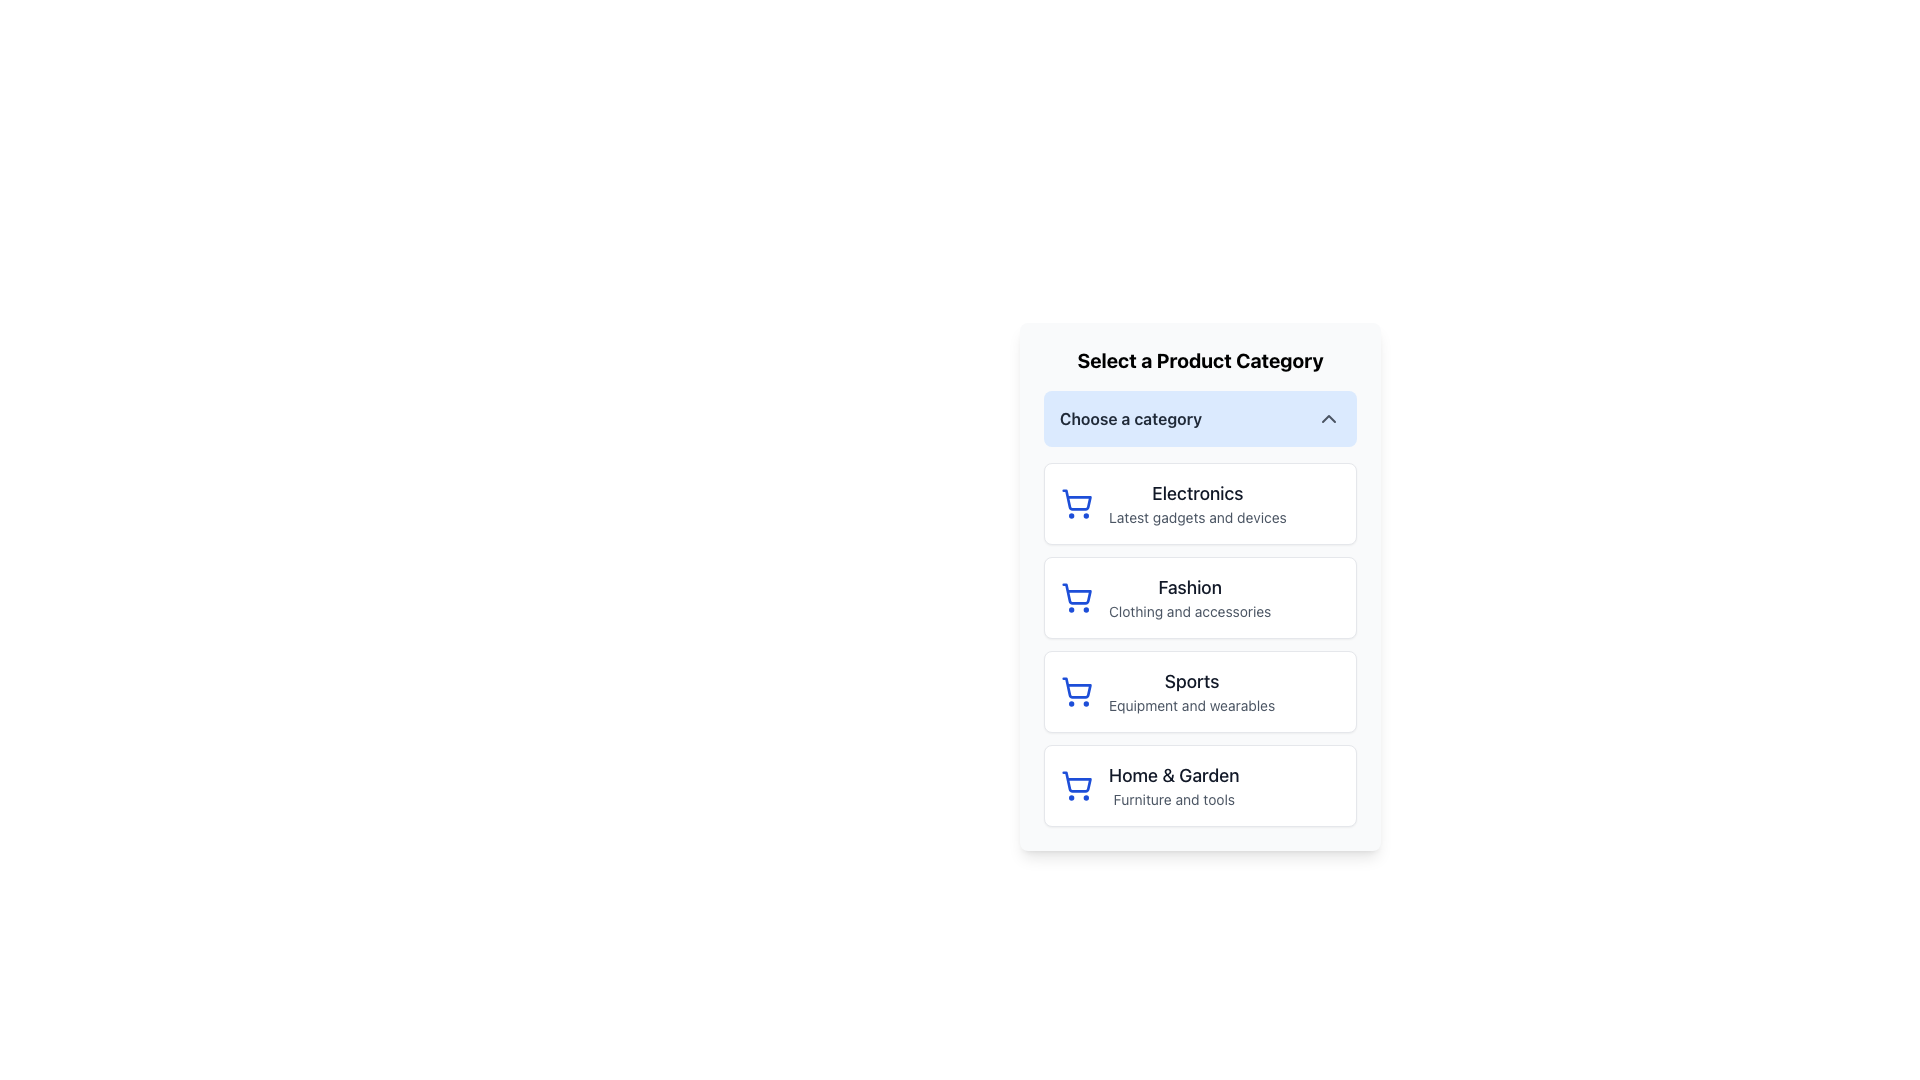 The width and height of the screenshot is (1920, 1080). What do you see at coordinates (1192, 681) in the screenshot?
I see `the 'Sports' category label, which is the third item in a vertical list of categories, positioned between 'Fashion' and 'Home & Garden'` at bounding box center [1192, 681].